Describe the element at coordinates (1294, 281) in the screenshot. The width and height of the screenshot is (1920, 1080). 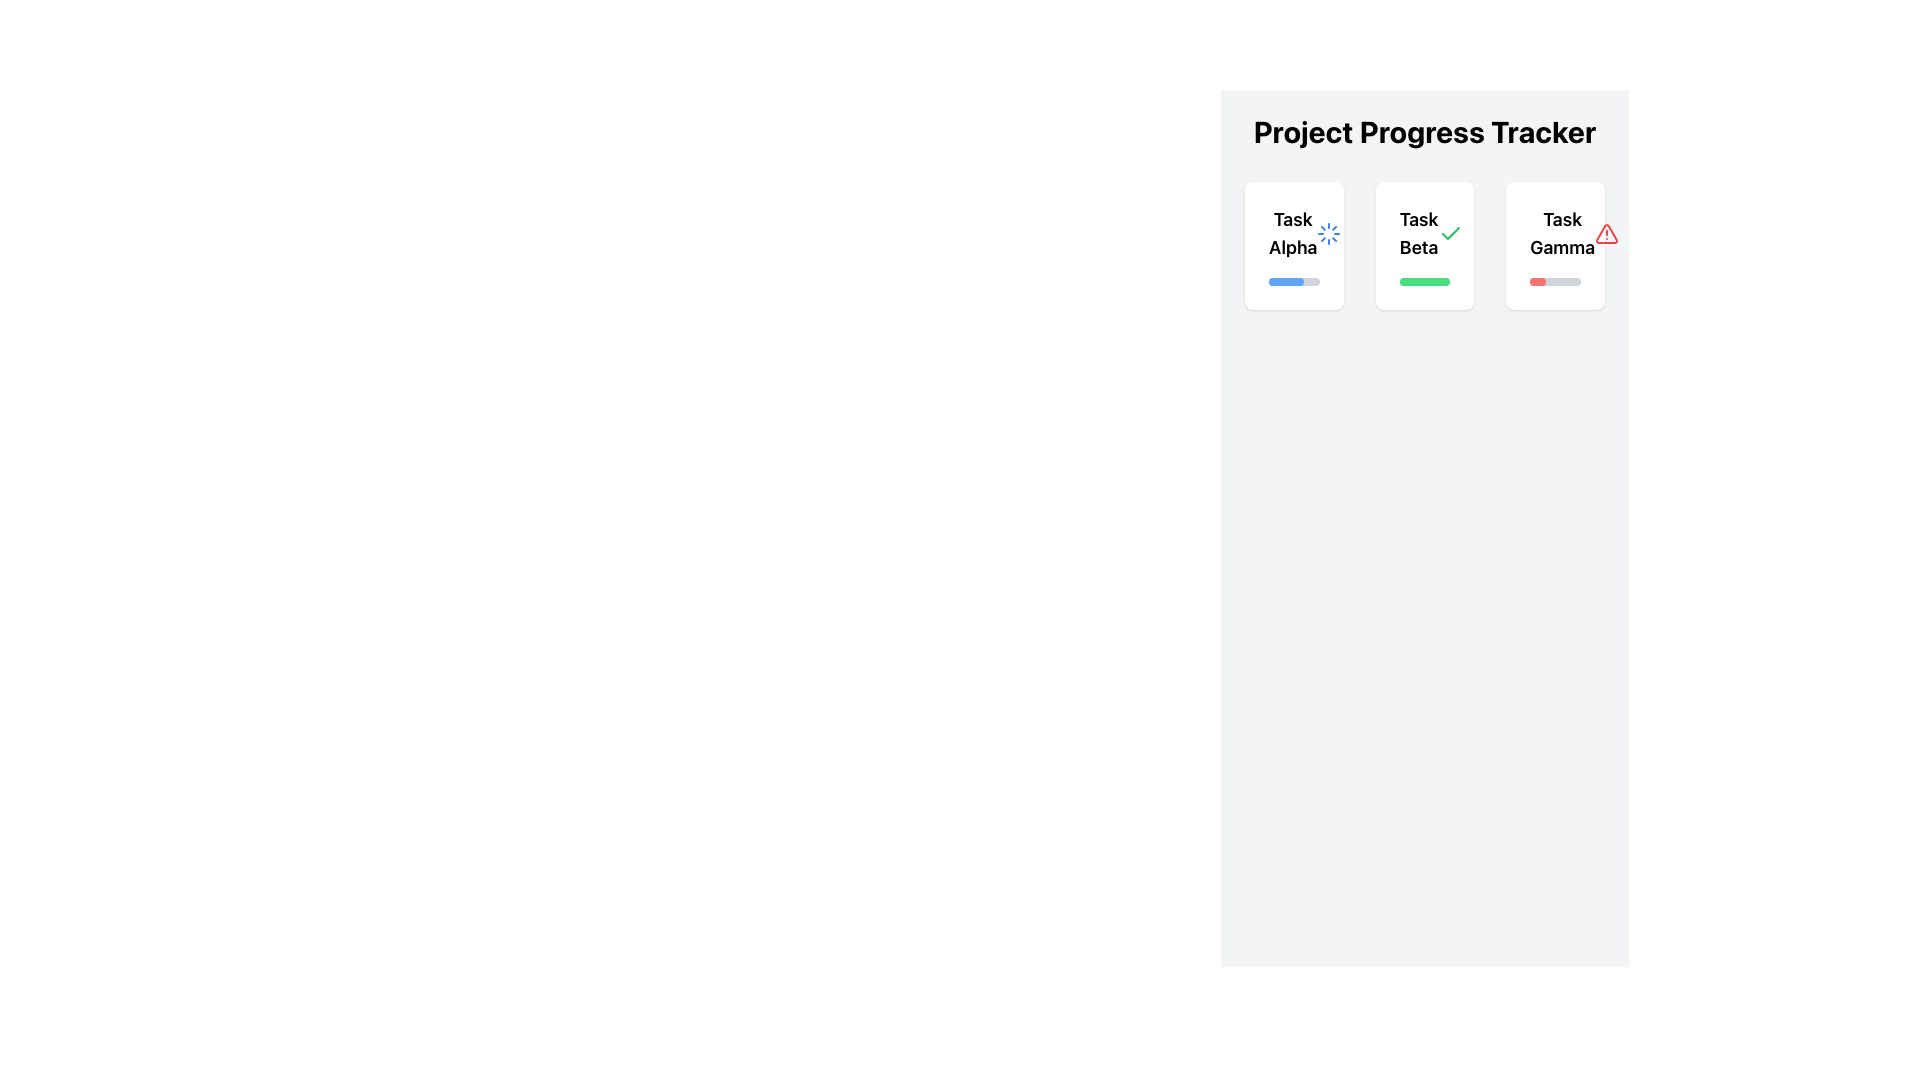
I see `the progress represented by the blue filled portion of the horizontal progress bar located at the bottom of the 'Task Alpha' card` at that location.